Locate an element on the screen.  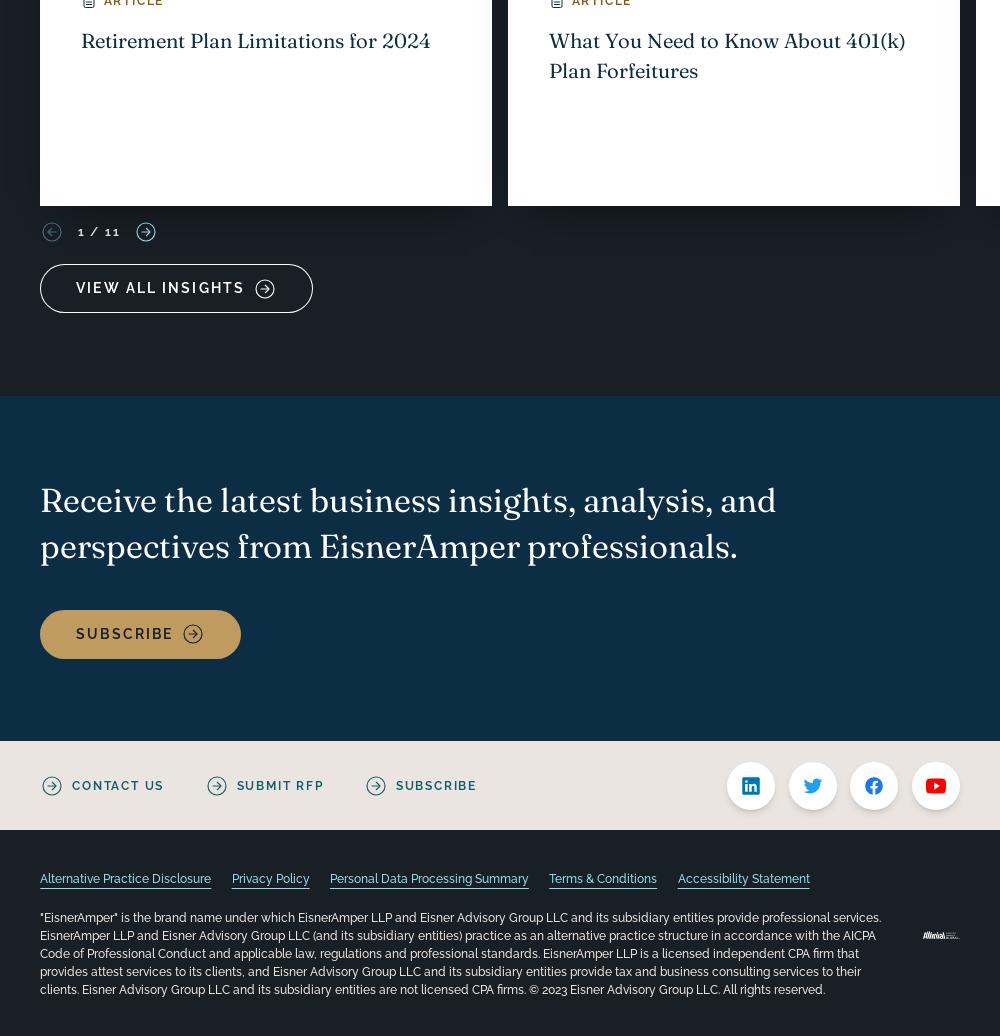
'Contact Us' is located at coordinates (117, 784).